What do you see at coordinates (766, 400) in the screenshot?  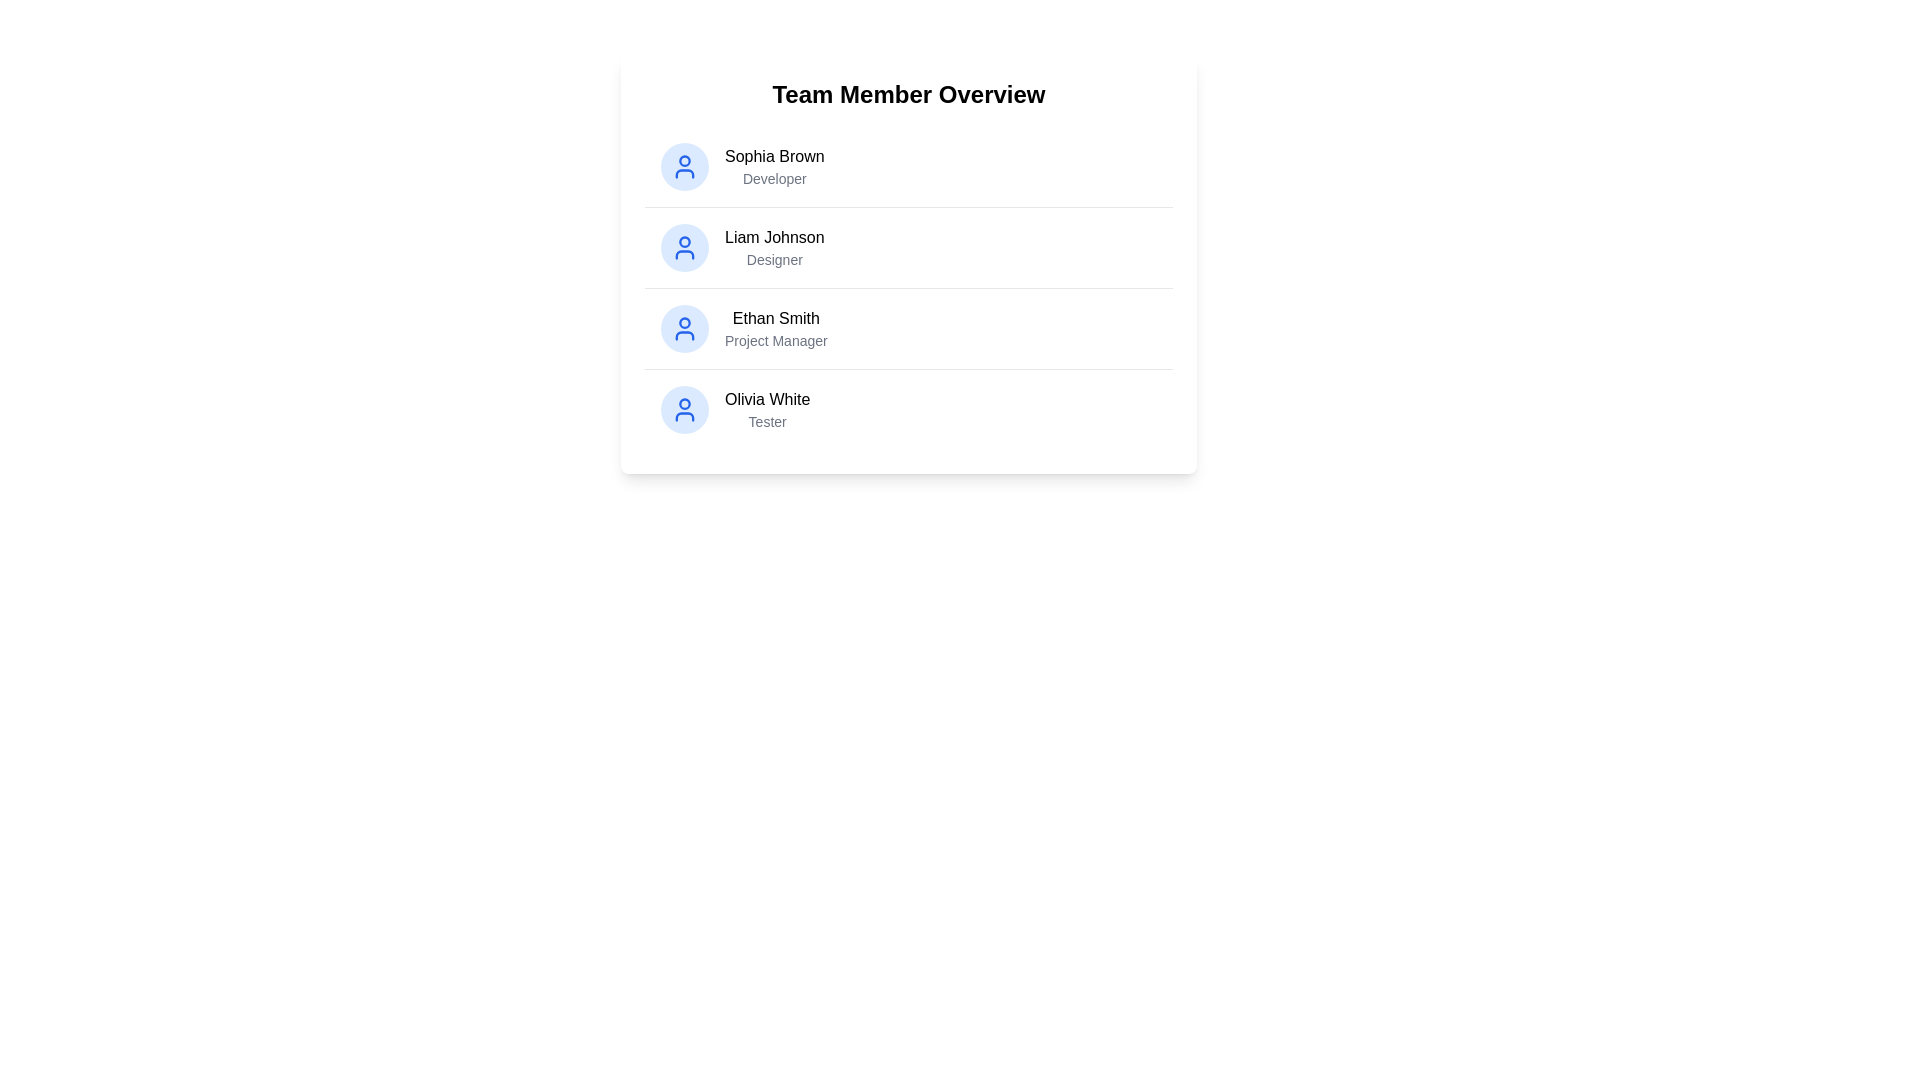 I see `the text label displaying the name 'Olivia White', which is the fourth member in the 'Team Member Overview' list, positioned above the role 'Tester'` at bounding box center [766, 400].